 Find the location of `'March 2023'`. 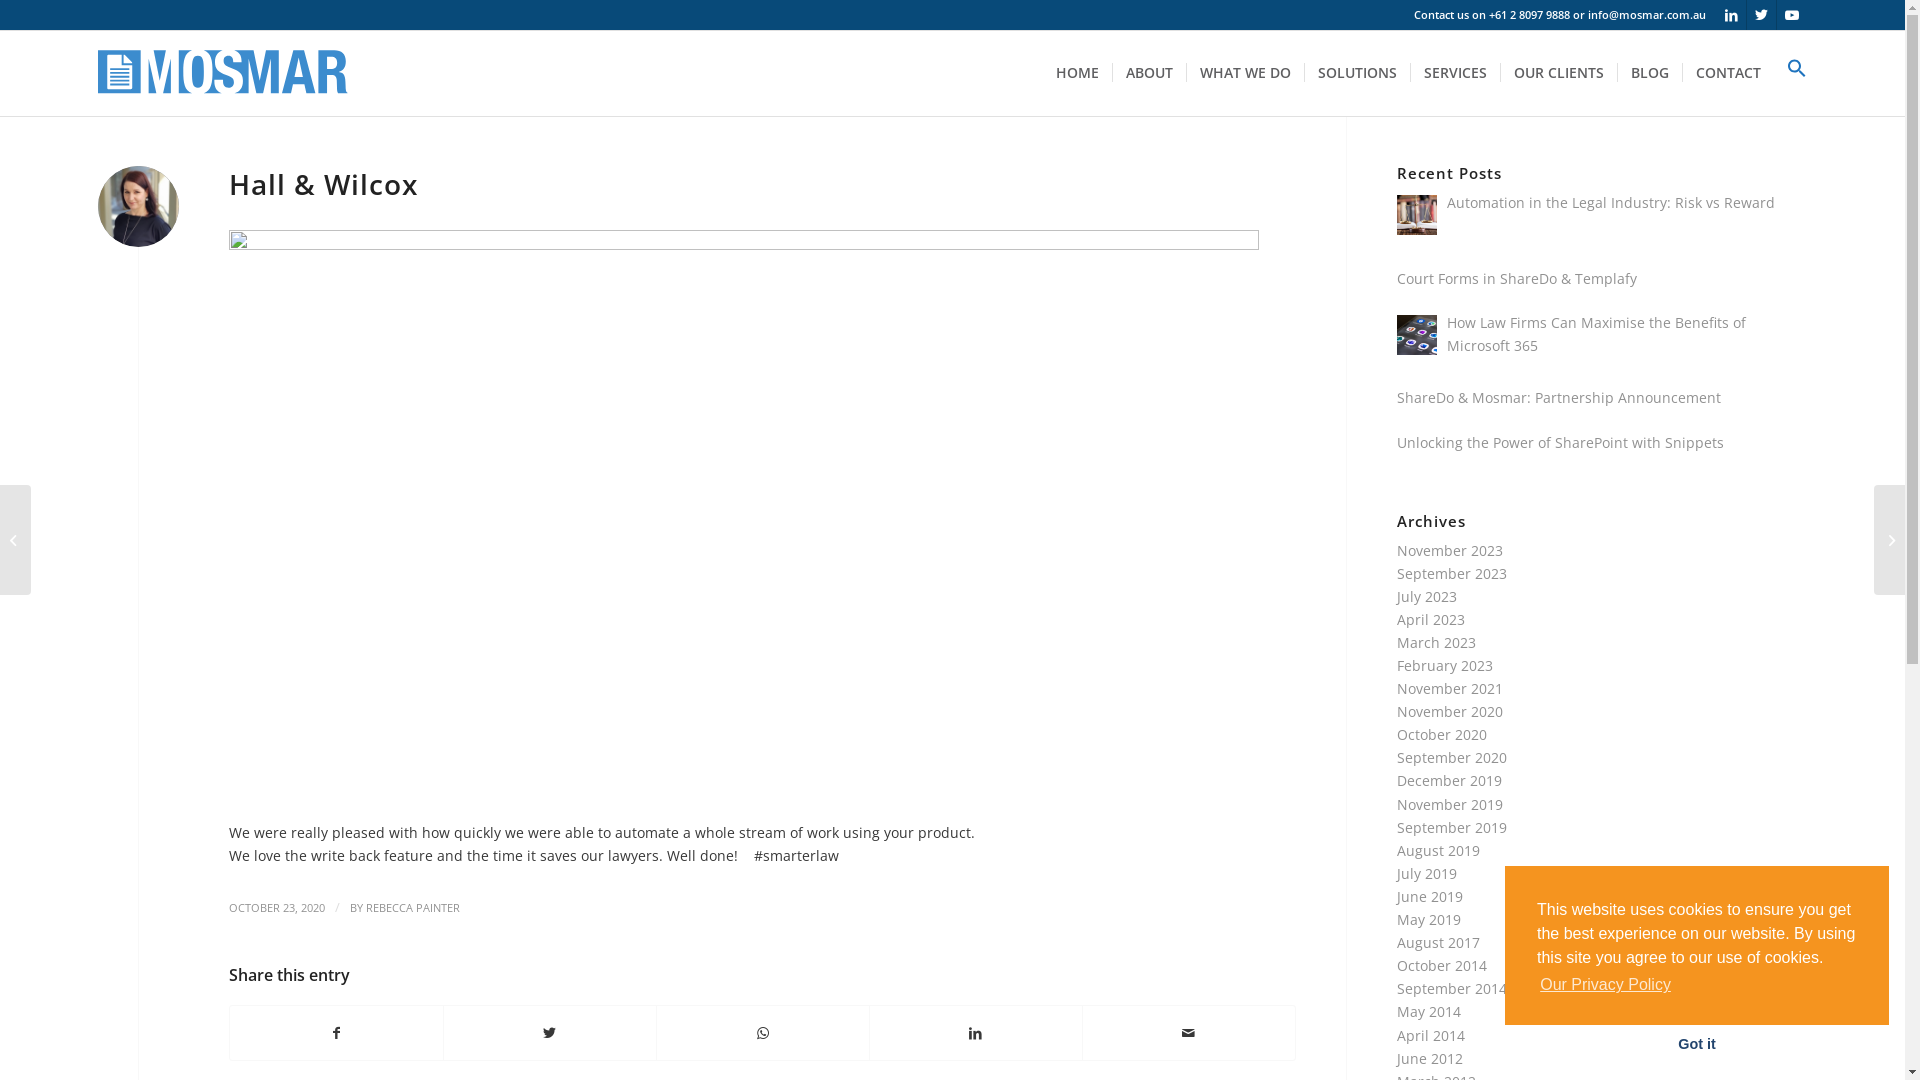

'March 2023' is located at coordinates (1435, 642).